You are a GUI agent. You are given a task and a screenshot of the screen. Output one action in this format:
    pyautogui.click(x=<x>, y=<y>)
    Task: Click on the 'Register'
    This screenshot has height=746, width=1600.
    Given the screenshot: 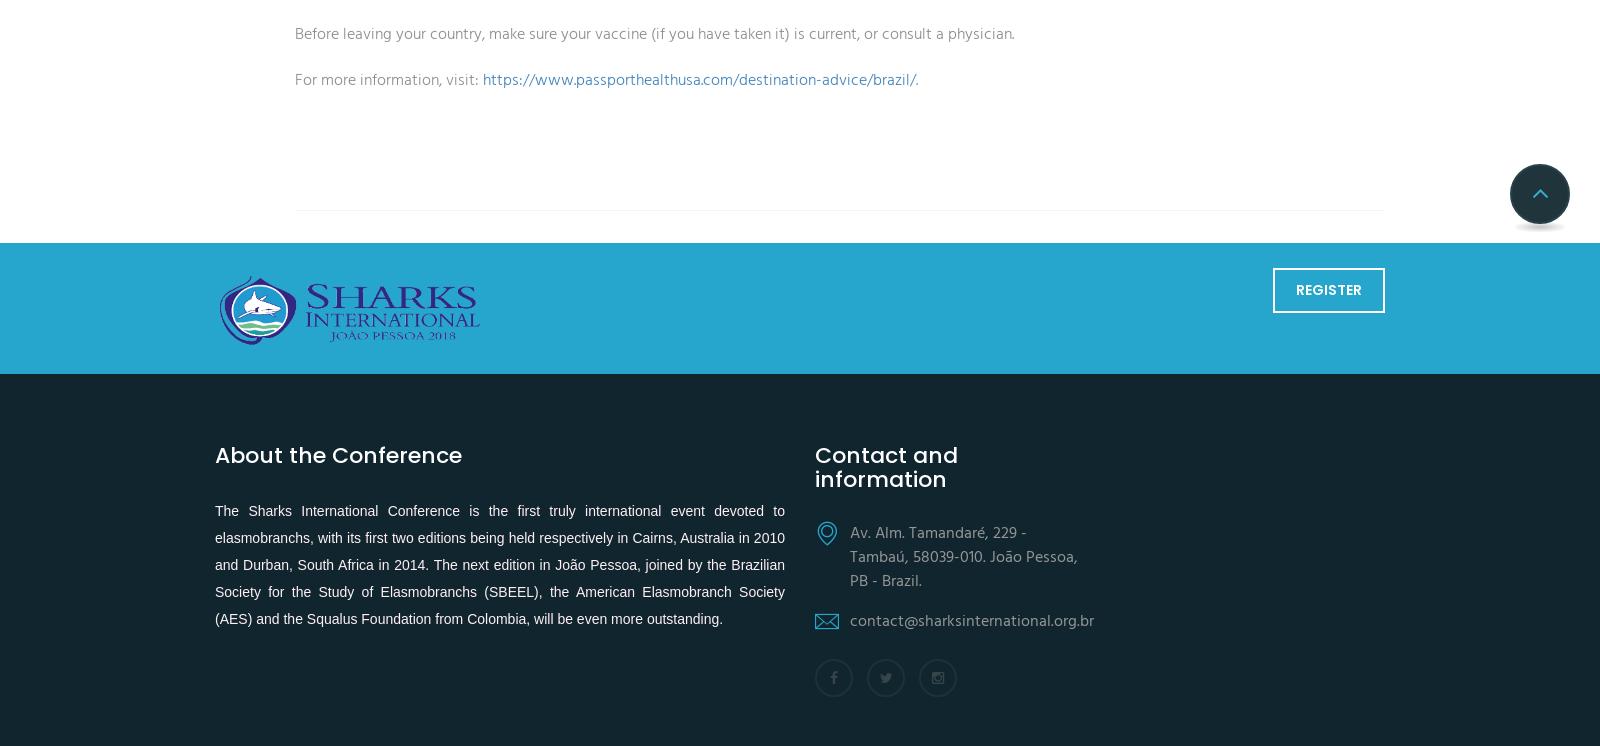 What is the action you would take?
    pyautogui.click(x=1327, y=288)
    